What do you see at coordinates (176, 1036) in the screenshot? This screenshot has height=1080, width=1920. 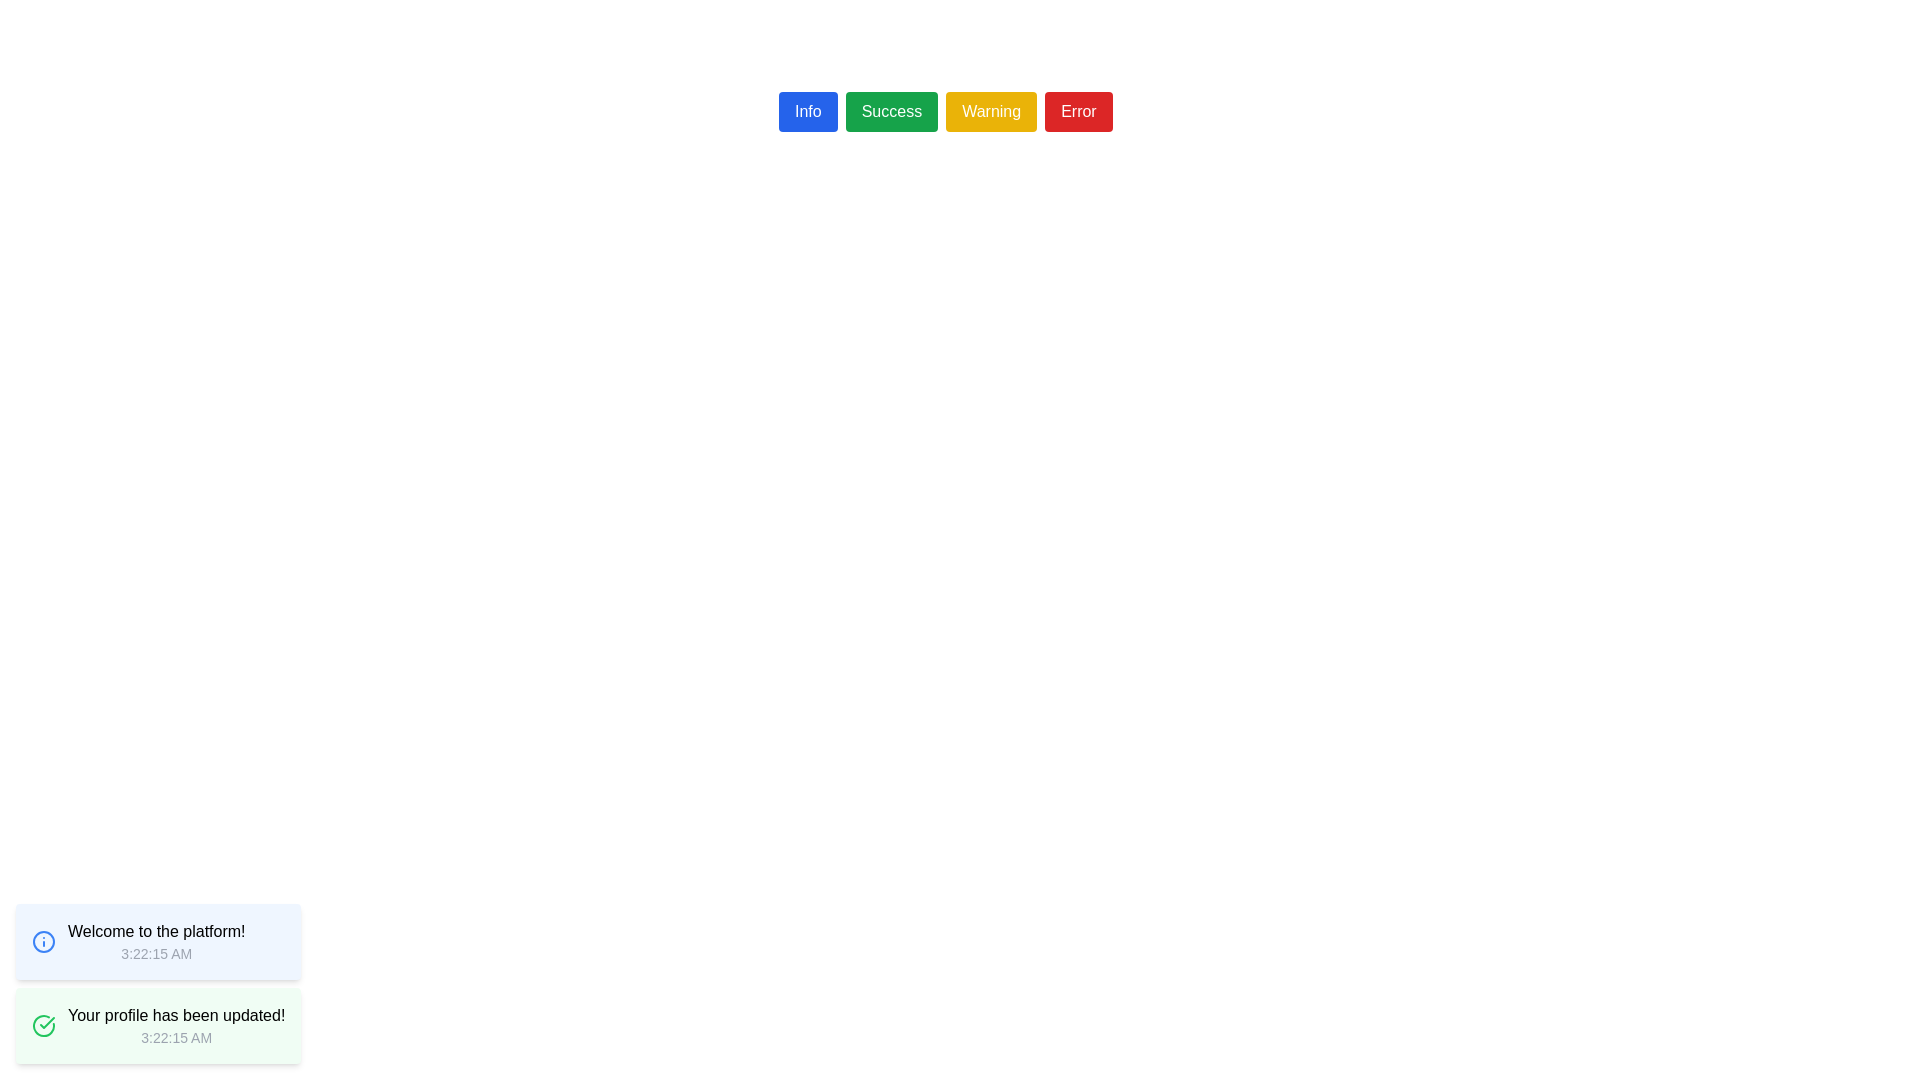 I see `the timestamp text label located at the bottom part of the notification message card, which indicates when the profile update occurred` at bounding box center [176, 1036].